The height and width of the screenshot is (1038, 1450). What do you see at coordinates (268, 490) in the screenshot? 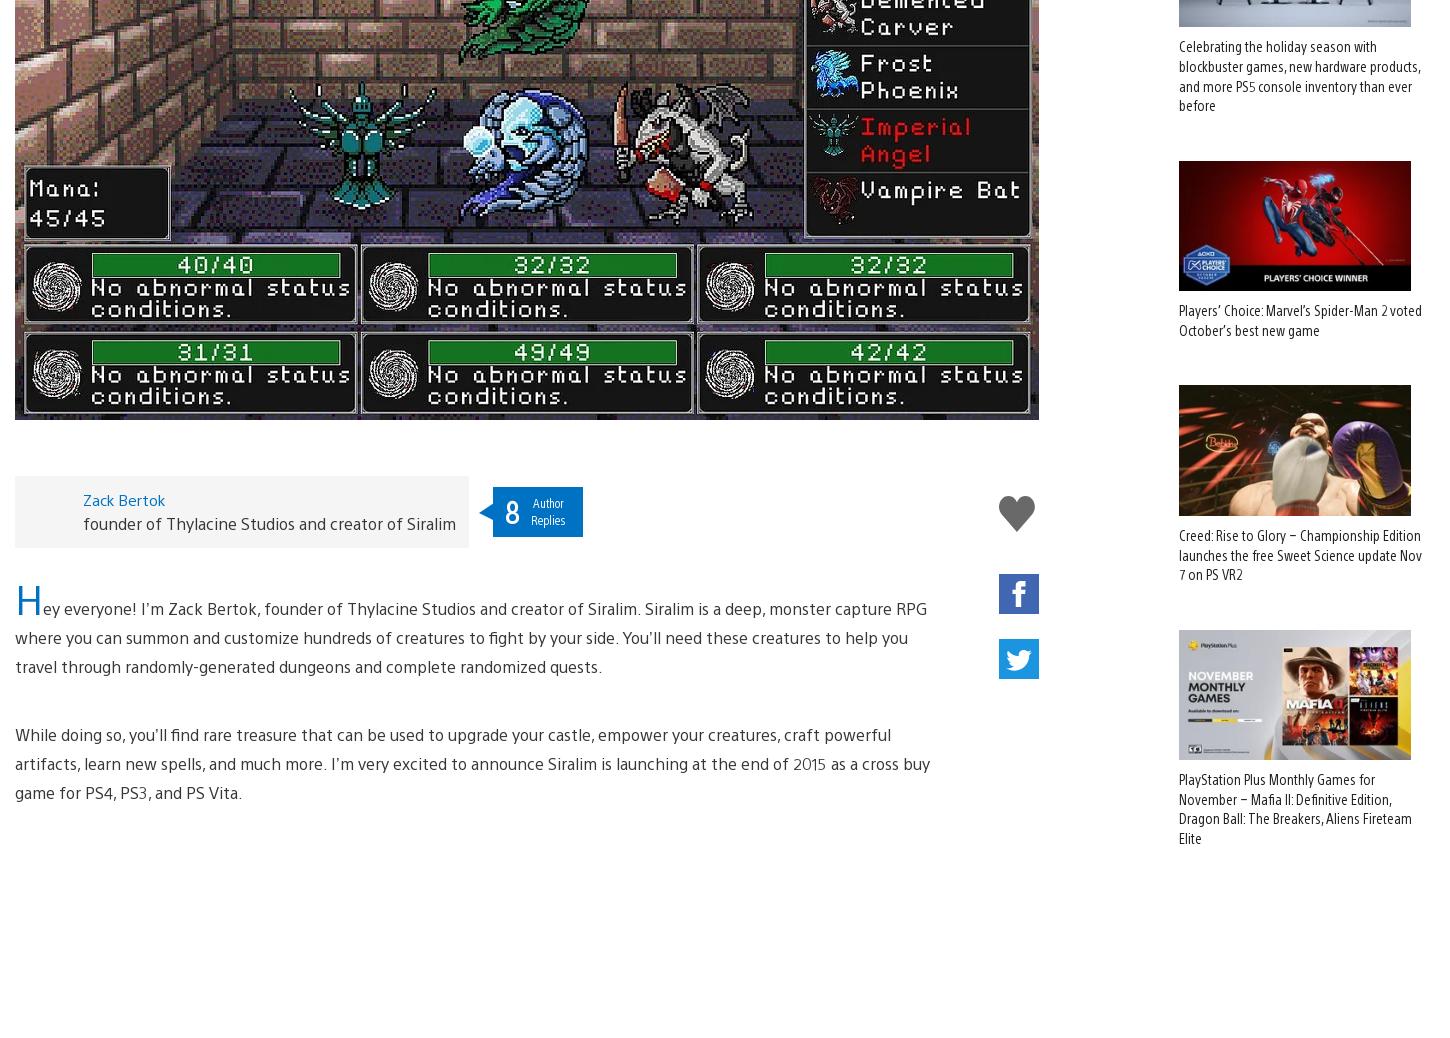
I see `'founder of Thylacine Studios and creator of Siralim'` at bounding box center [268, 490].